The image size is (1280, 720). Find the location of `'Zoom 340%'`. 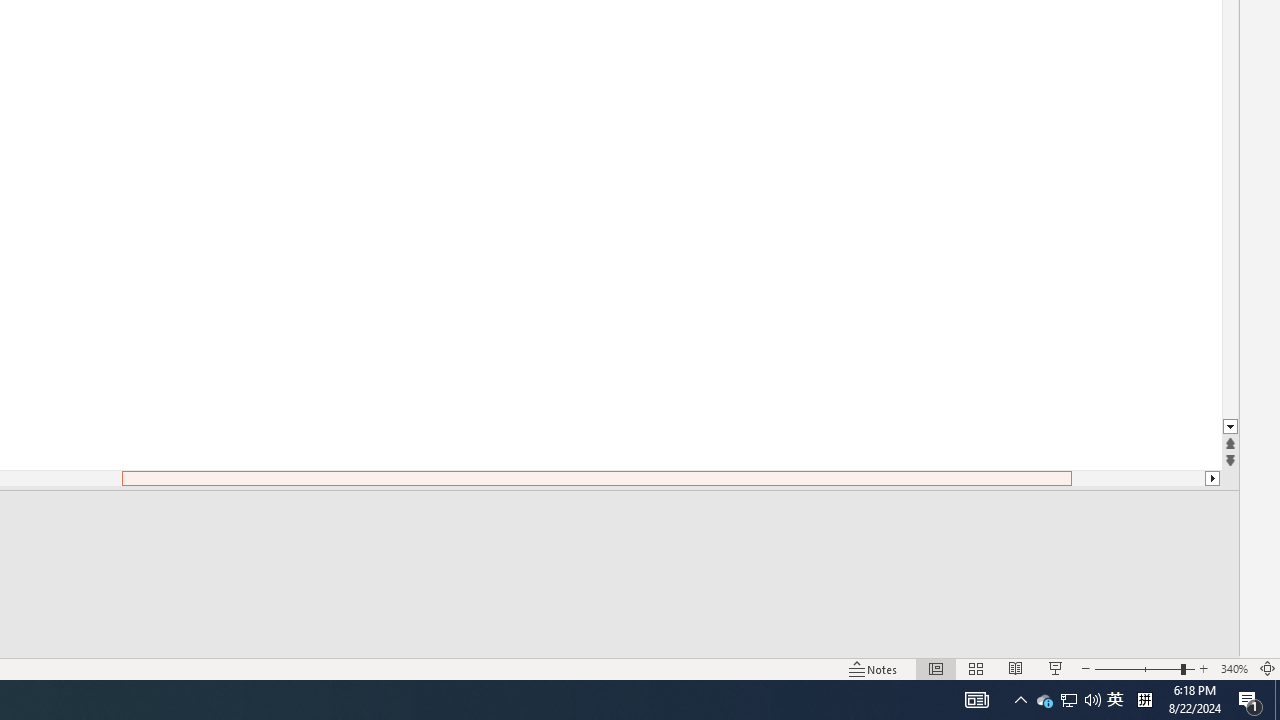

'Zoom 340%' is located at coordinates (1233, 669).